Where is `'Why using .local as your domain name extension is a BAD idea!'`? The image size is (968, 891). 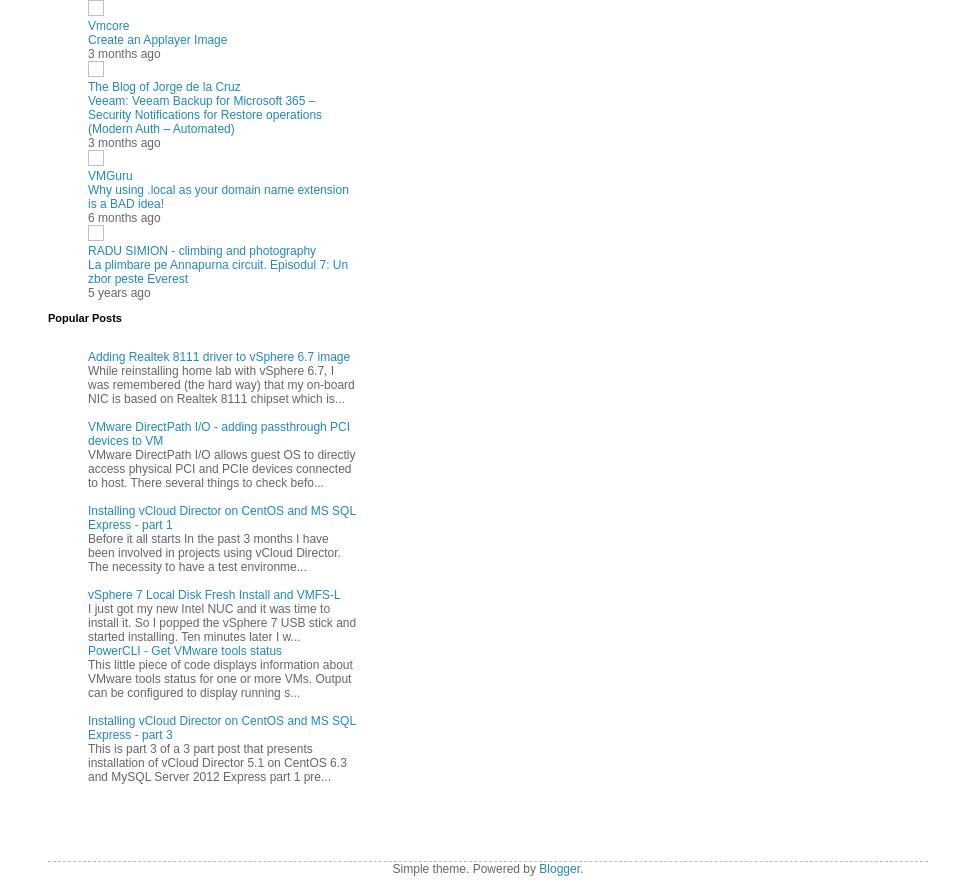 'Why using .local as your domain name extension is a BAD idea!' is located at coordinates (216, 196).